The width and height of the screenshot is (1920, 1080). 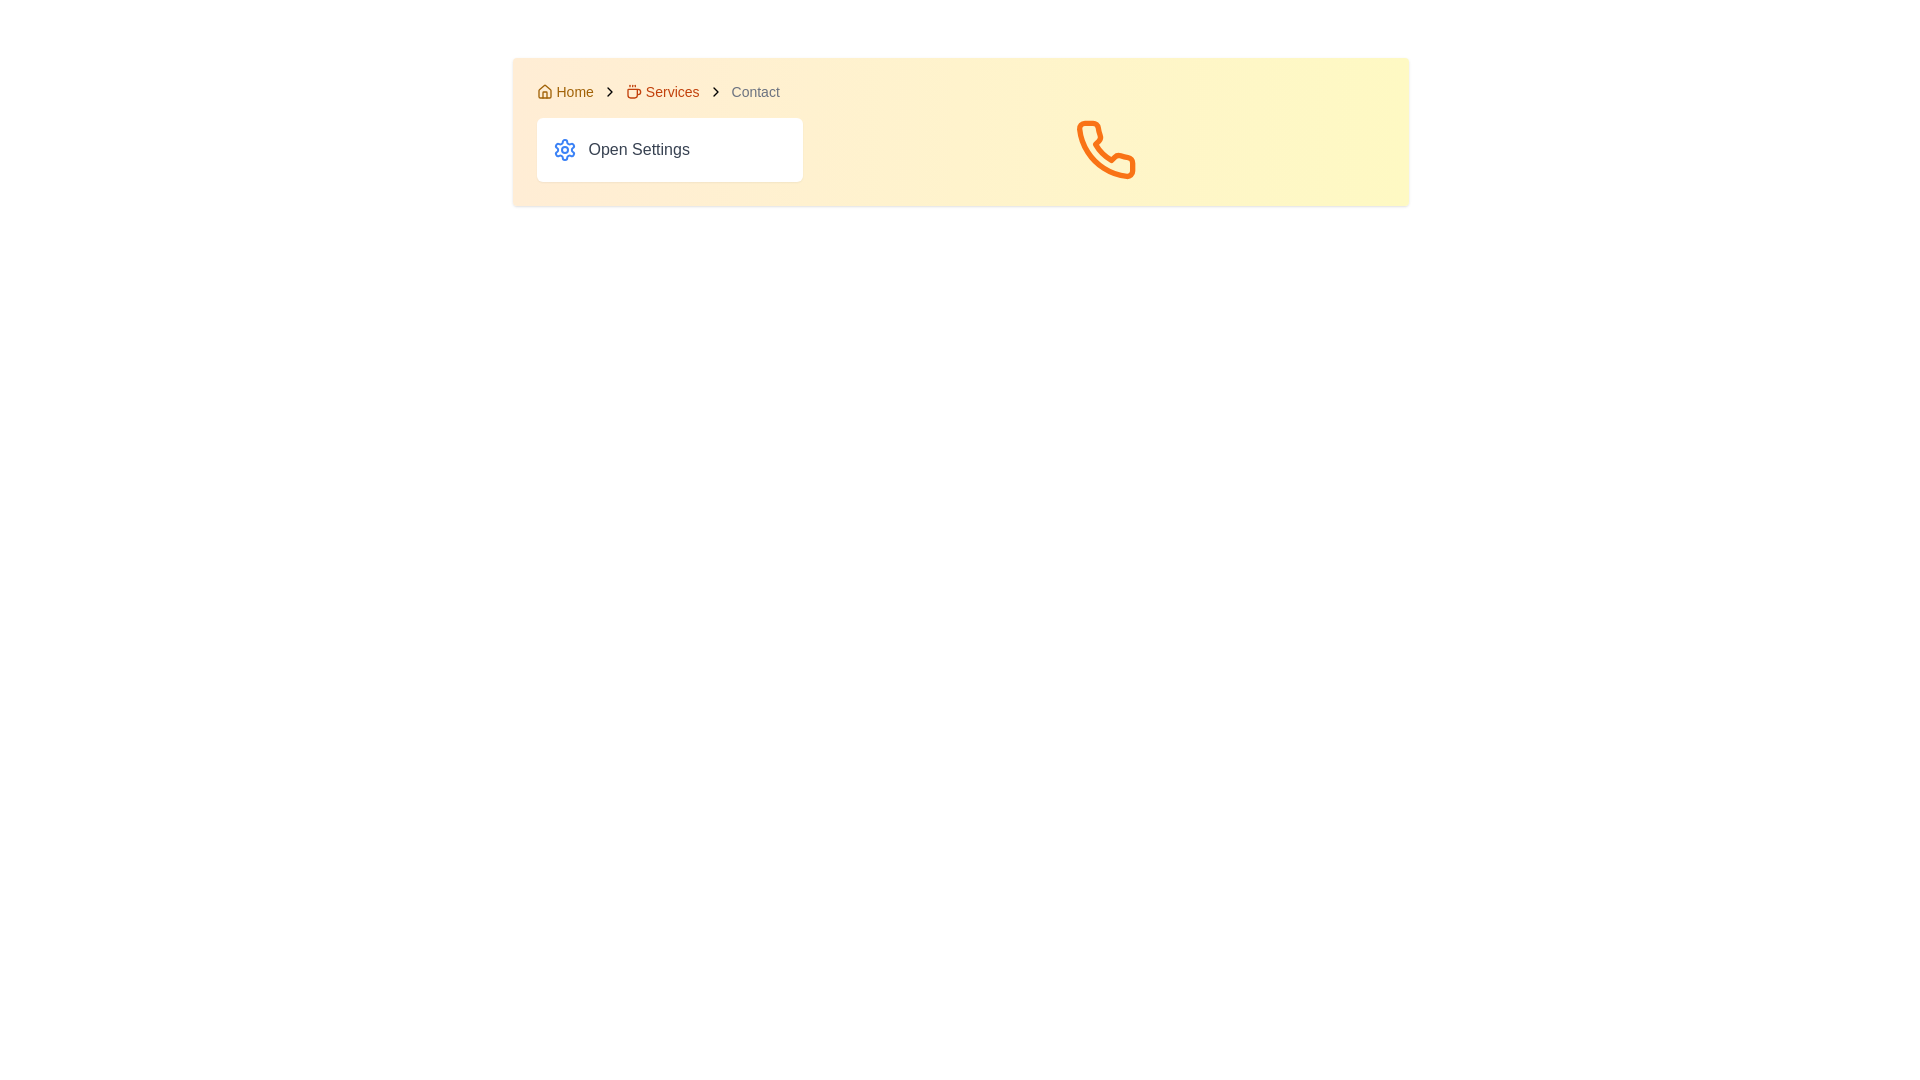 What do you see at coordinates (608, 92) in the screenshot?
I see `the Chevron icon in the breadcrumb navigation, which indicates hierarchy between the 'Home' and 'Services' links` at bounding box center [608, 92].